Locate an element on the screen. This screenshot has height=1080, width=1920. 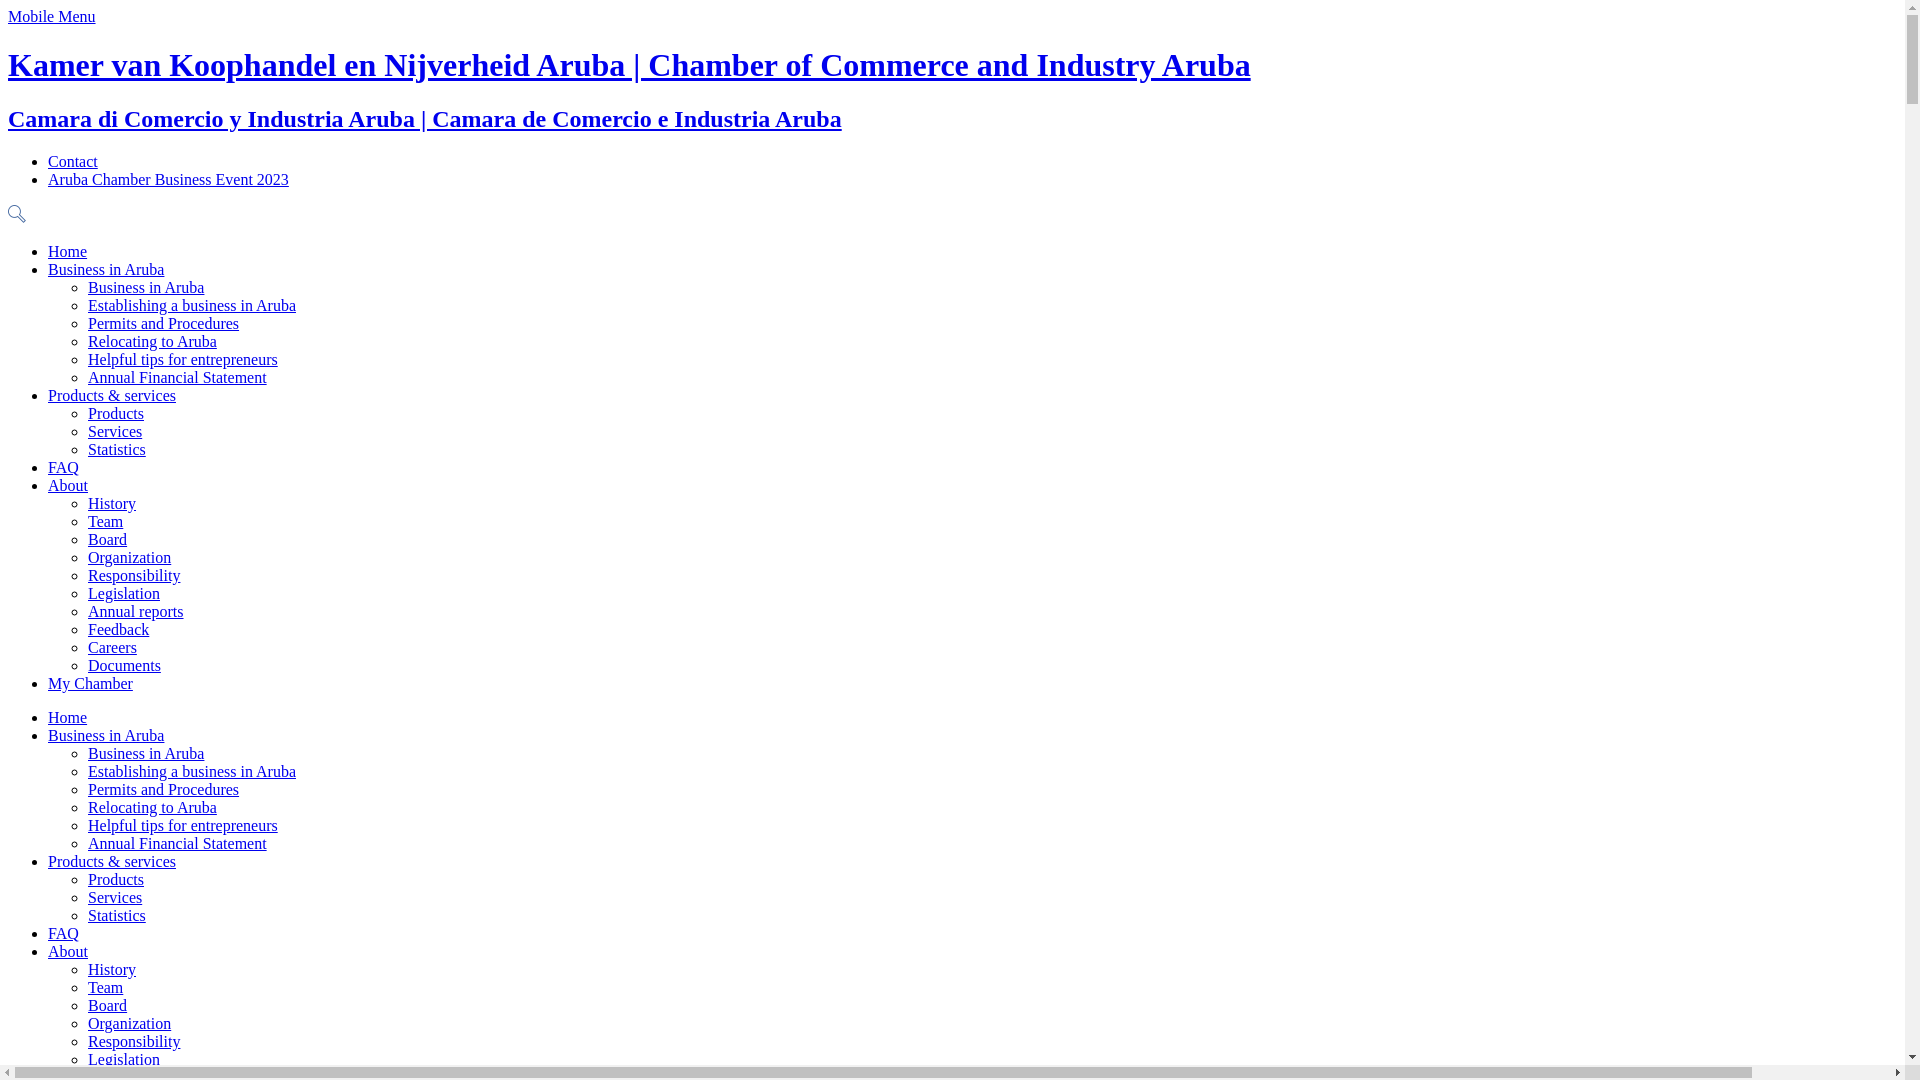
'Products' is located at coordinates (114, 878).